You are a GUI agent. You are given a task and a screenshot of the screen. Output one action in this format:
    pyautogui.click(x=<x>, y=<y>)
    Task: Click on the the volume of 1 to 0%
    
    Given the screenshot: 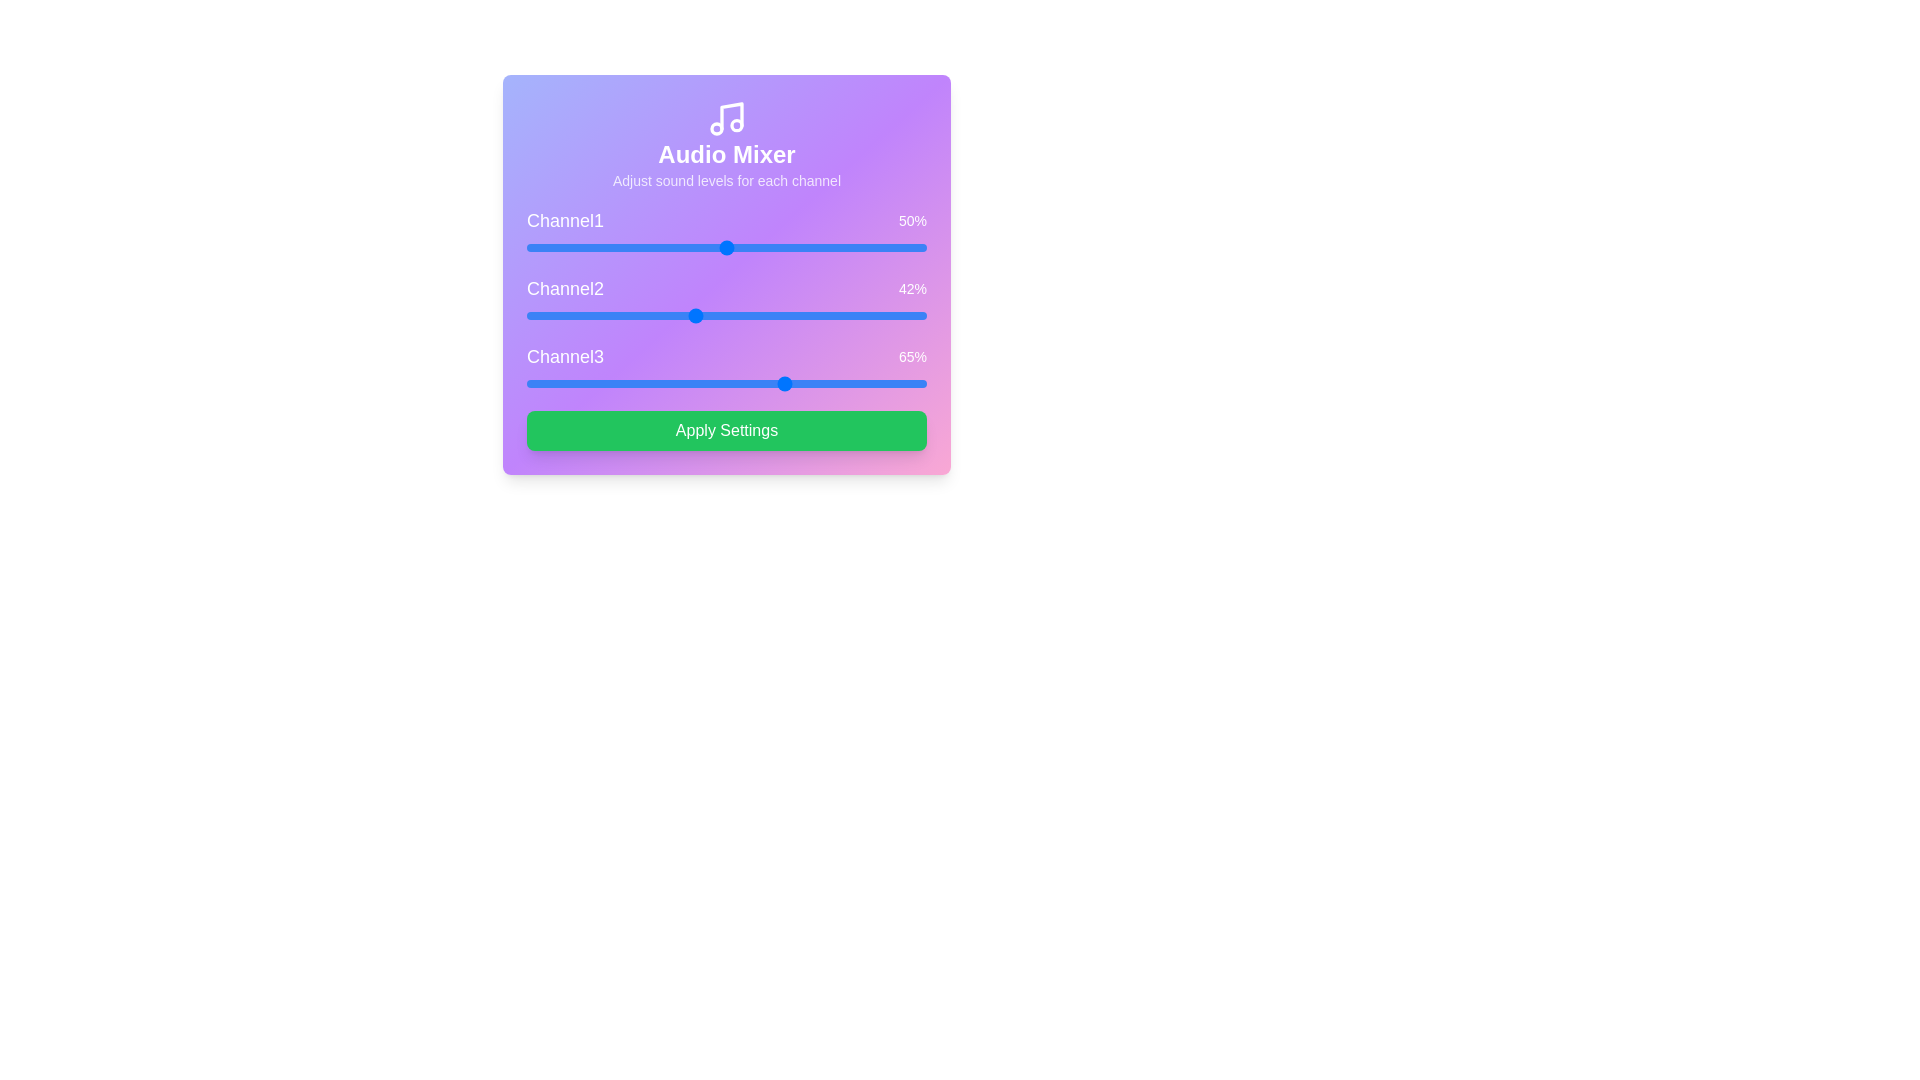 What is the action you would take?
    pyautogui.click(x=527, y=246)
    